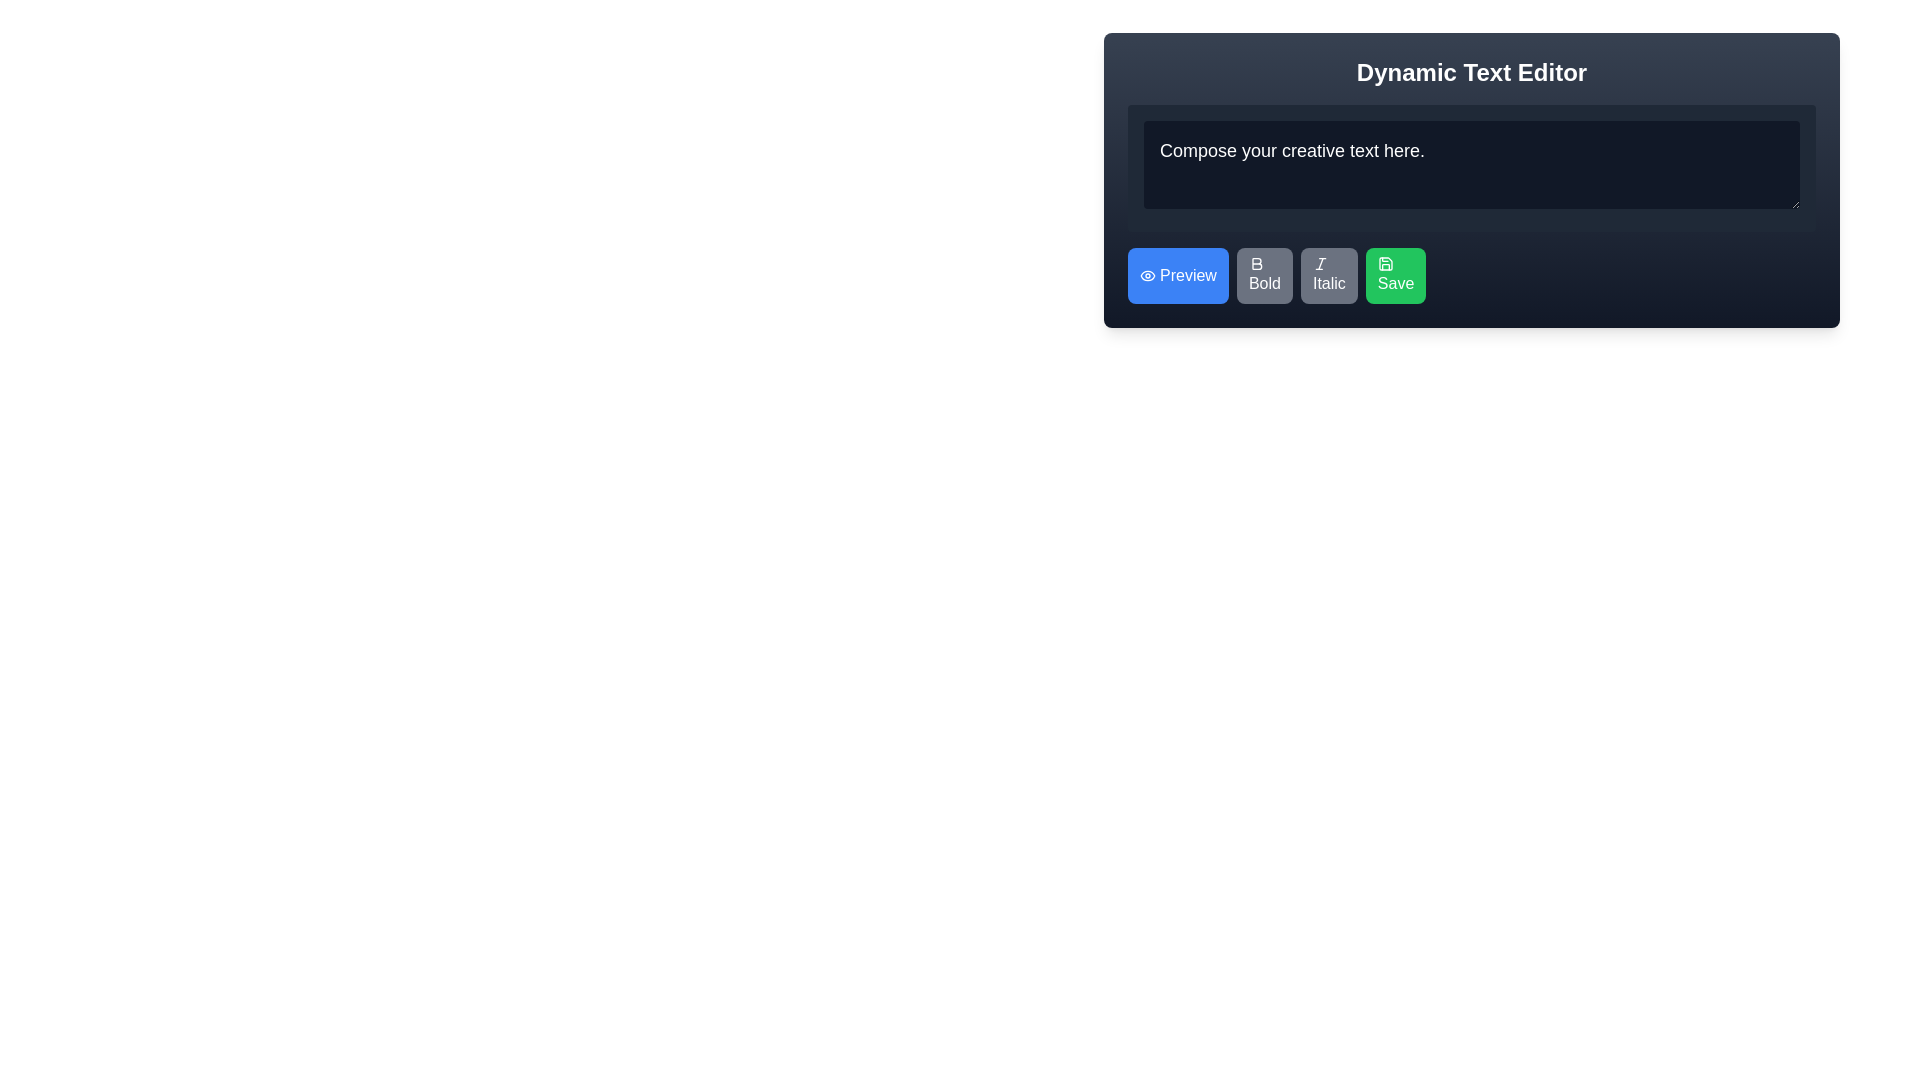 The image size is (1920, 1080). I want to click on the 'Bold' button icon in the toolbar to apply bold formatting to the selected text, so click(1255, 262).